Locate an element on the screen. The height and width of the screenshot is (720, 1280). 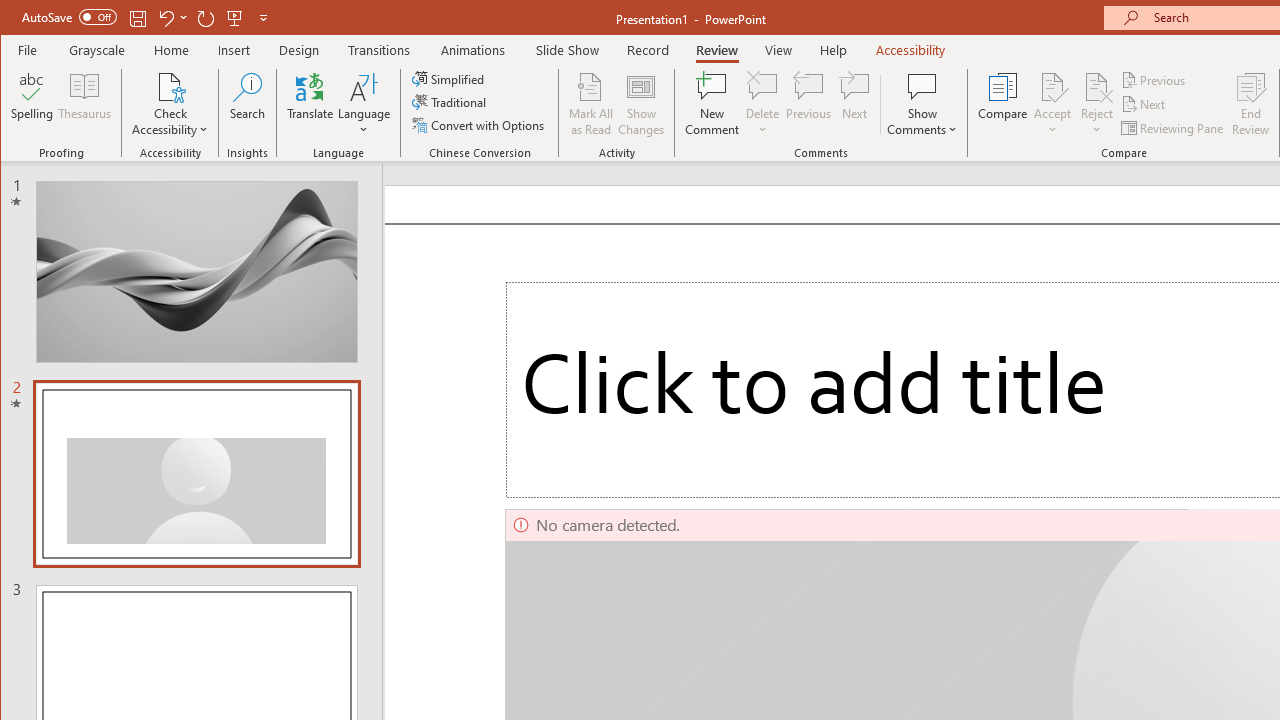
'Language' is located at coordinates (364, 104).